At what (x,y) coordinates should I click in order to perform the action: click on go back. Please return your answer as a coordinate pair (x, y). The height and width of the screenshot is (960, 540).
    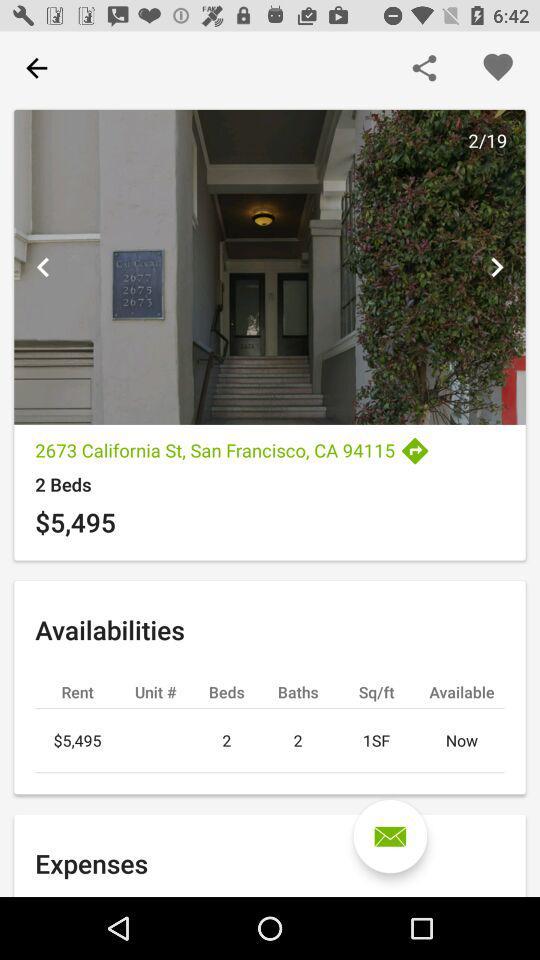
    Looking at the image, I should click on (36, 68).